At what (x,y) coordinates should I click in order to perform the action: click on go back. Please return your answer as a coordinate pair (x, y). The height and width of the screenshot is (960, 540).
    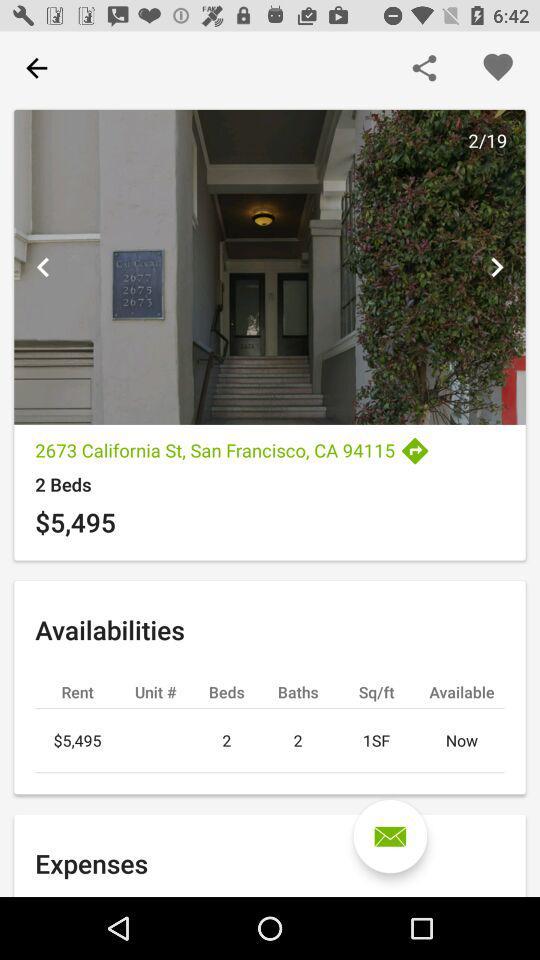
    Looking at the image, I should click on (36, 68).